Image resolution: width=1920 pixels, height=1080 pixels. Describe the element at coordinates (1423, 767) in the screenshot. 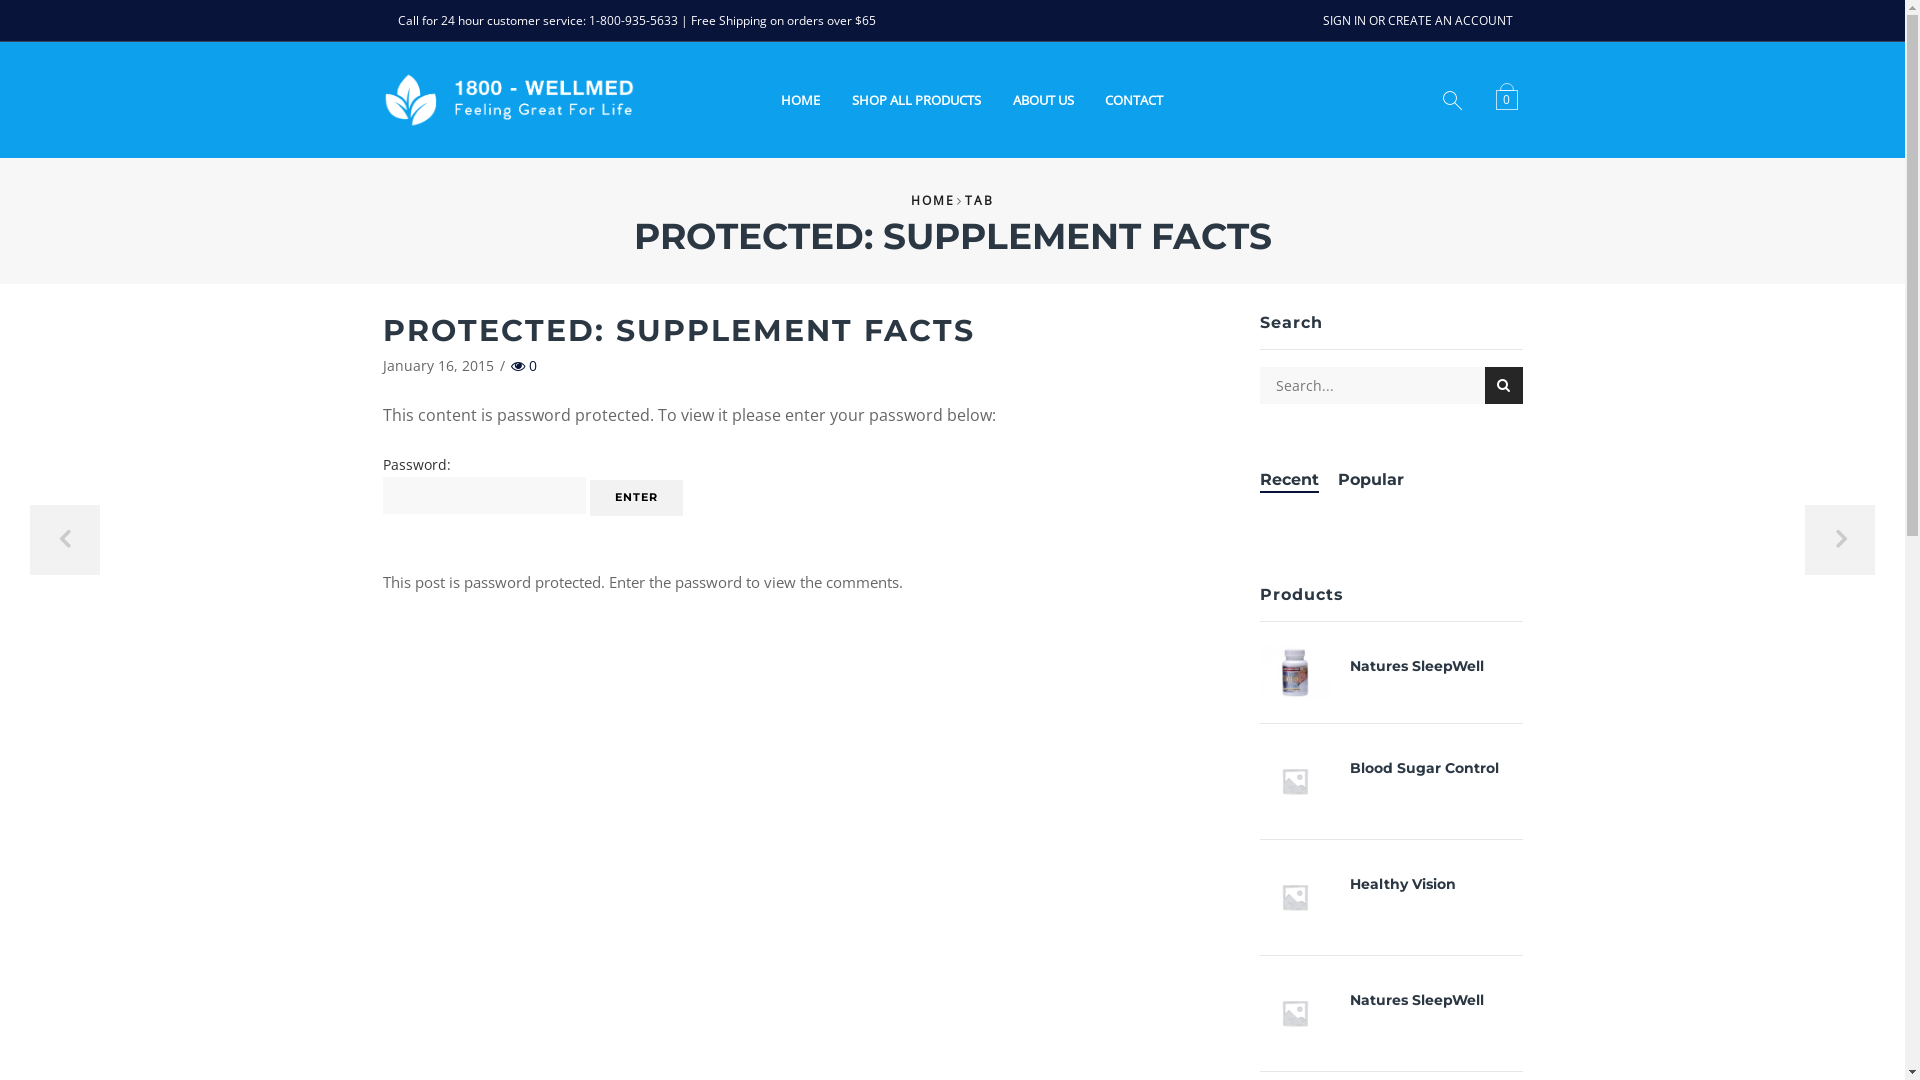

I see `'Blood Sugar Control'` at that location.